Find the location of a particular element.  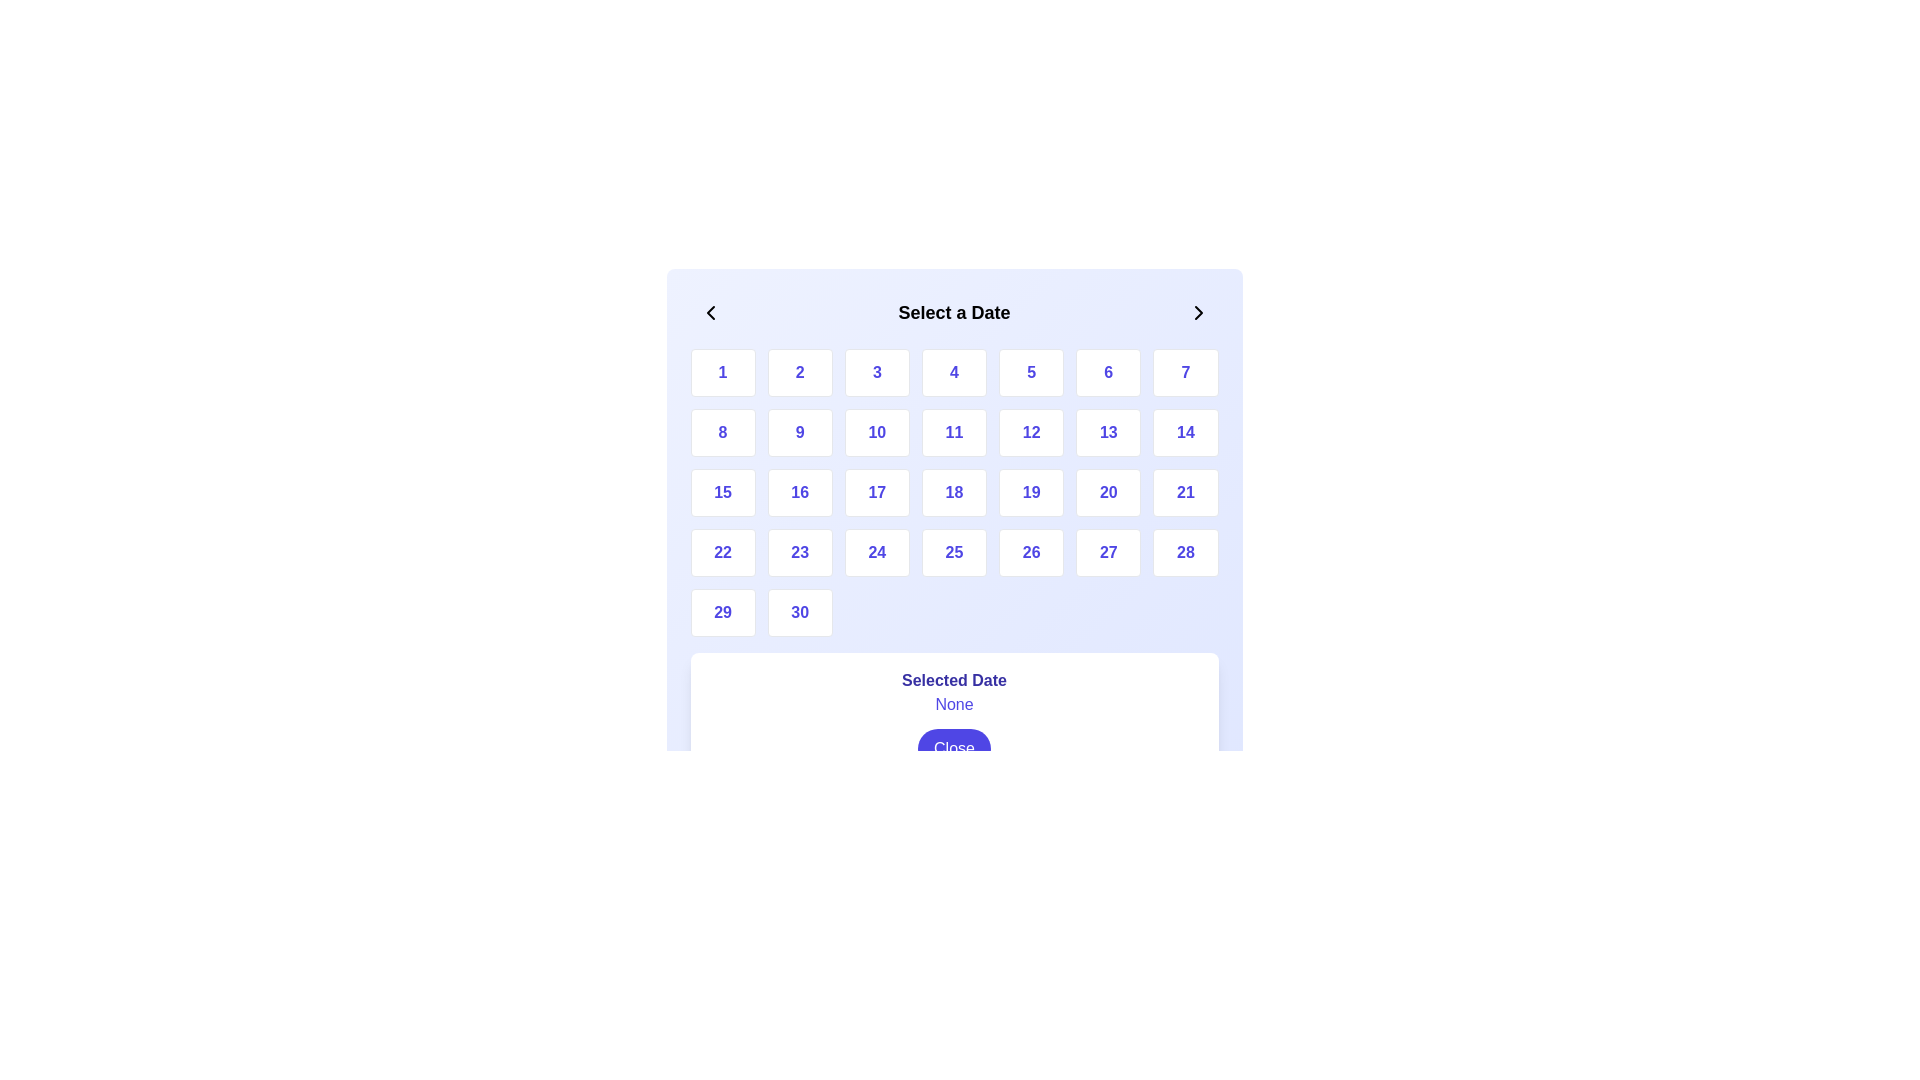

the 'Close' button, which is a rounded rectangle filled with vibrant indigo and has white text in the center, to change its color to a lighter indigo shade is located at coordinates (953, 748).